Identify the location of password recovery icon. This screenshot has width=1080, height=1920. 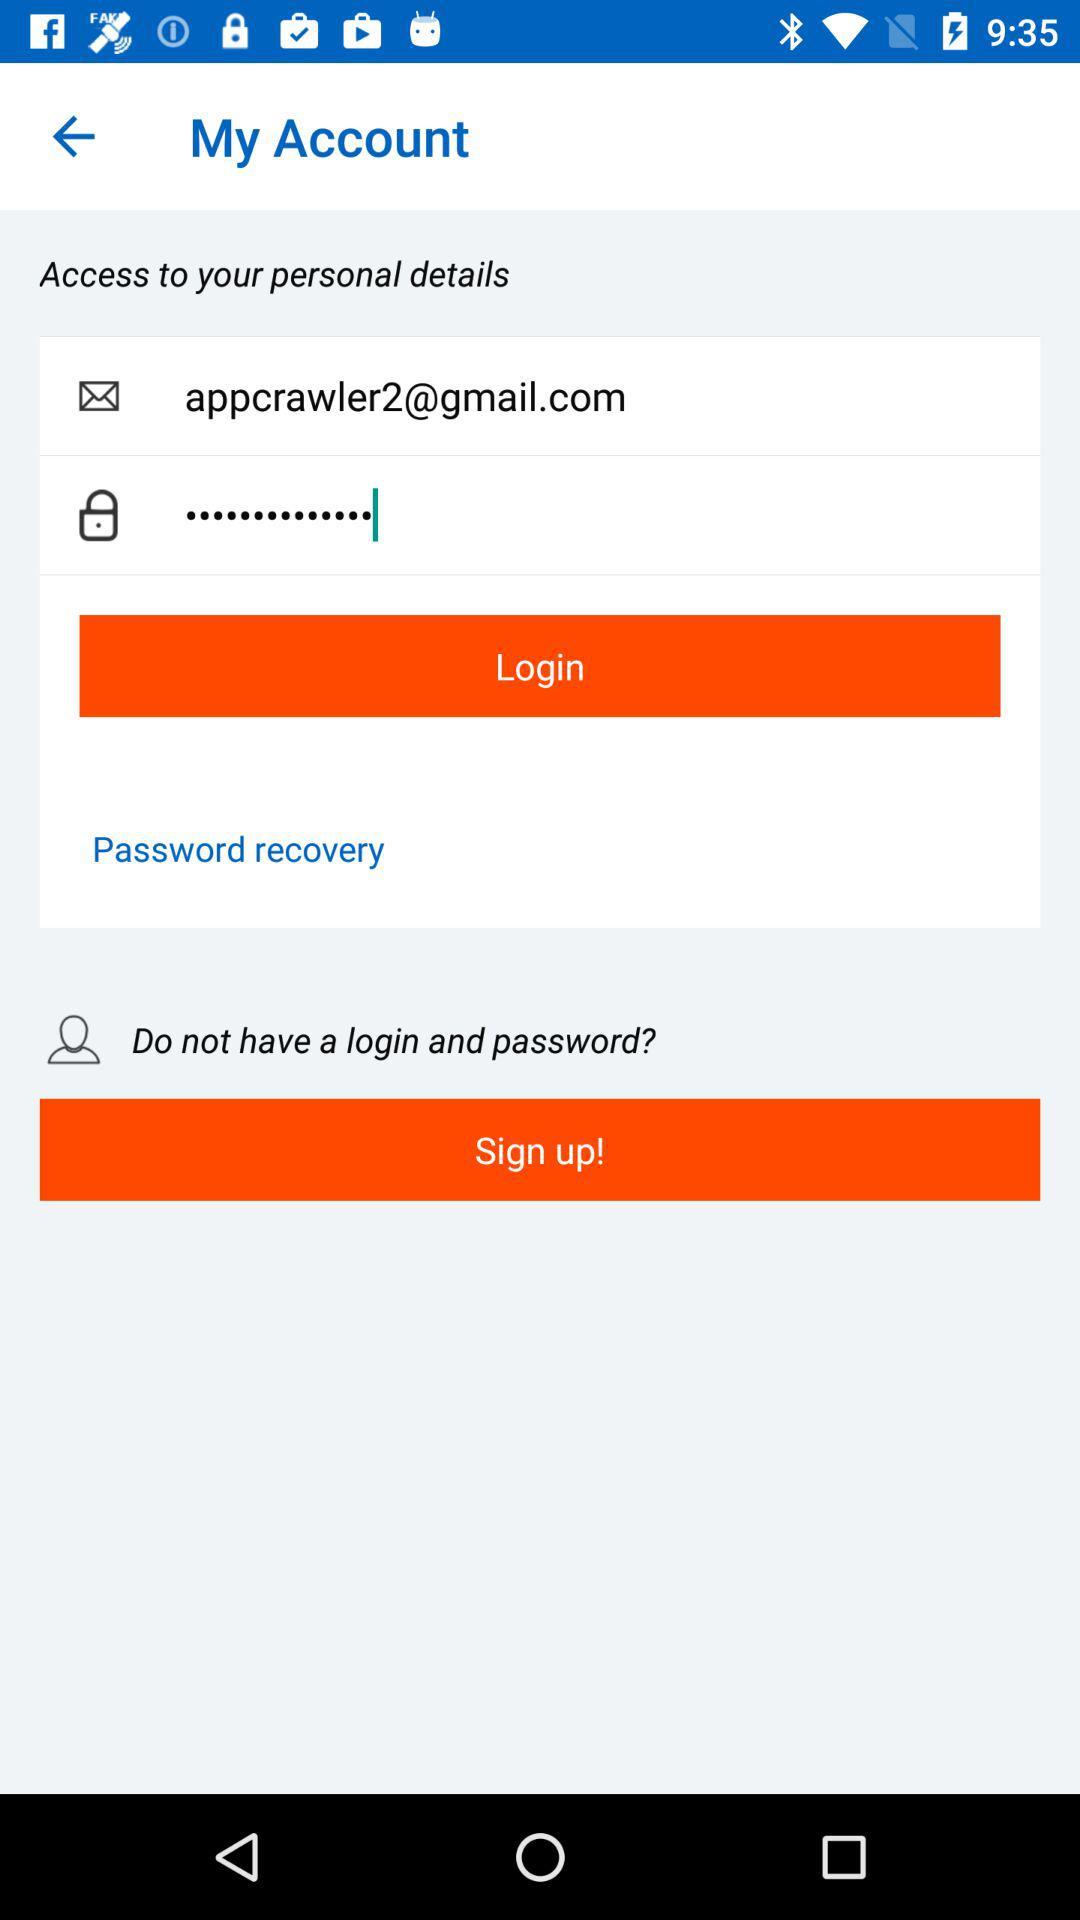
(237, 848).